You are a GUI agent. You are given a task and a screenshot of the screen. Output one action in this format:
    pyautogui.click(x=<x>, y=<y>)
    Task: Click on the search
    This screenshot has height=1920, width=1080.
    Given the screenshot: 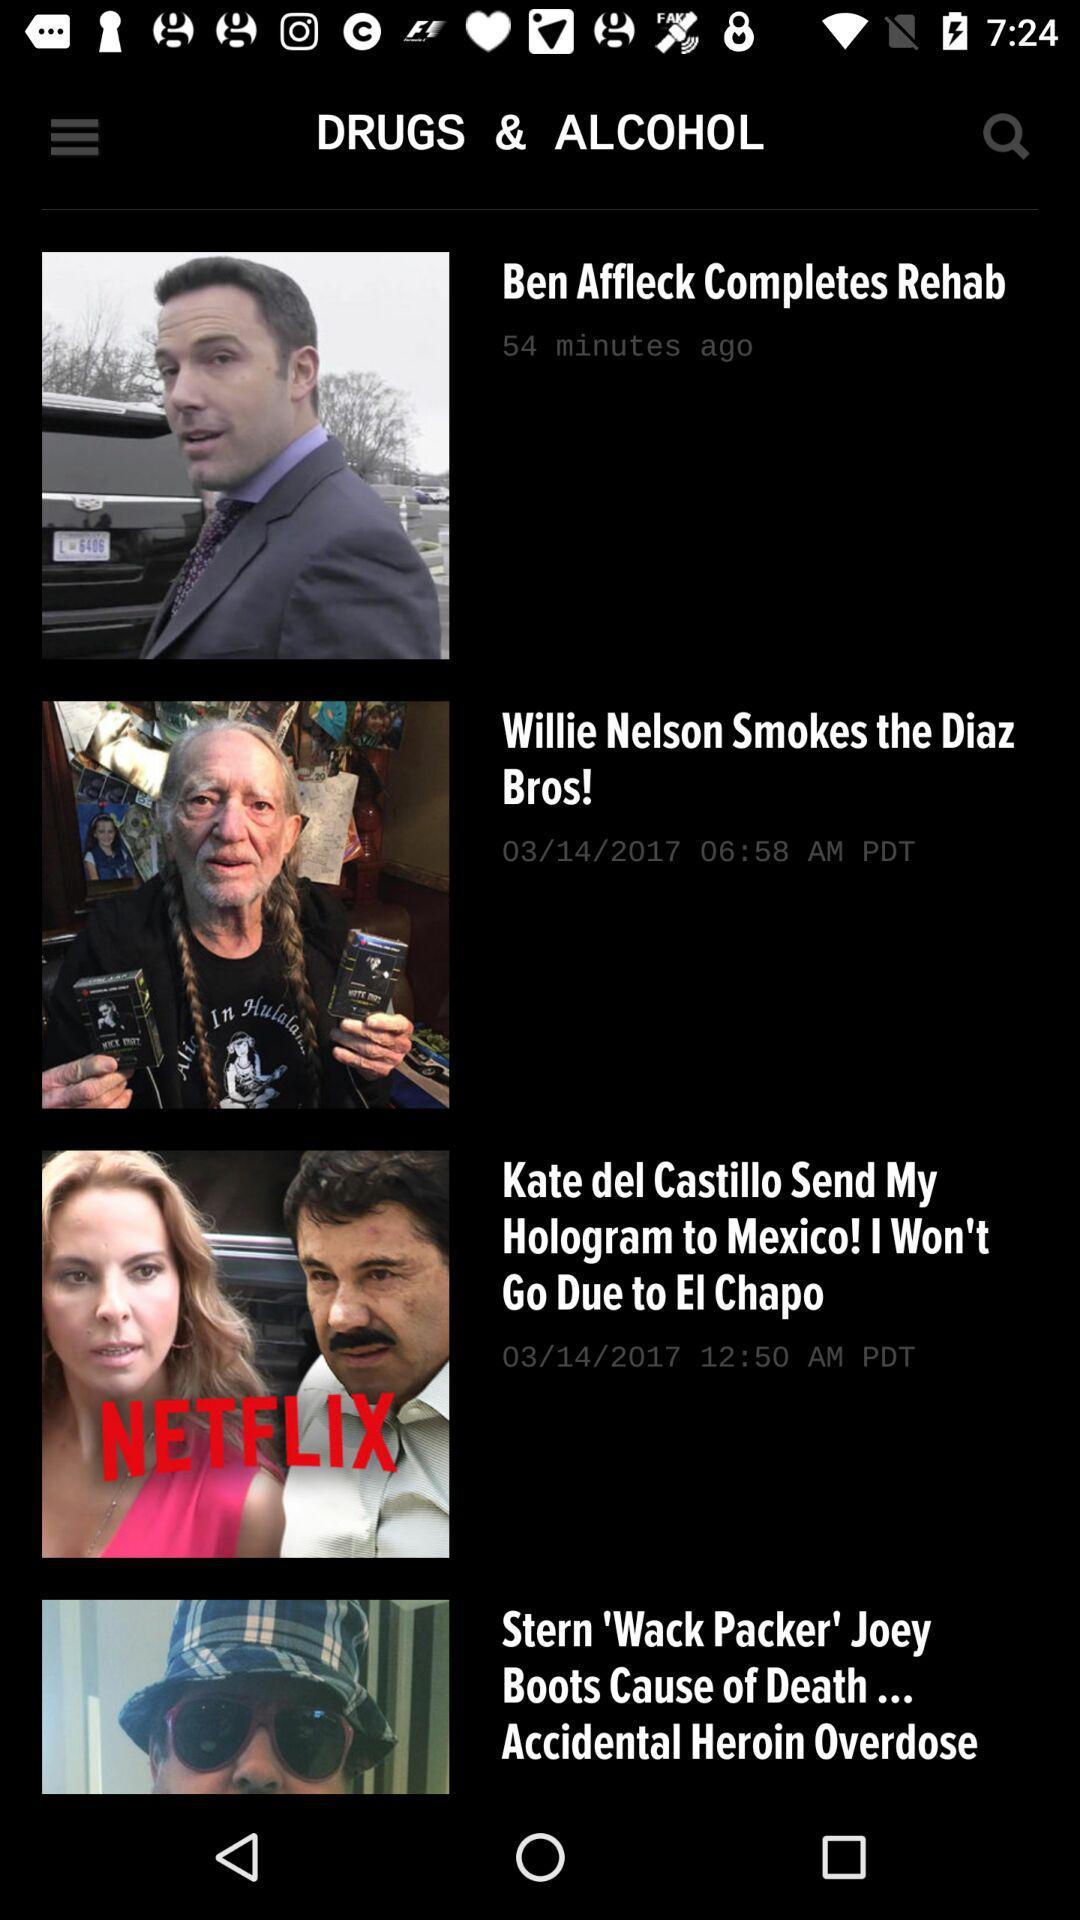 What is the action you would take?
    pyautogui.click(x=1005, y=135)
    